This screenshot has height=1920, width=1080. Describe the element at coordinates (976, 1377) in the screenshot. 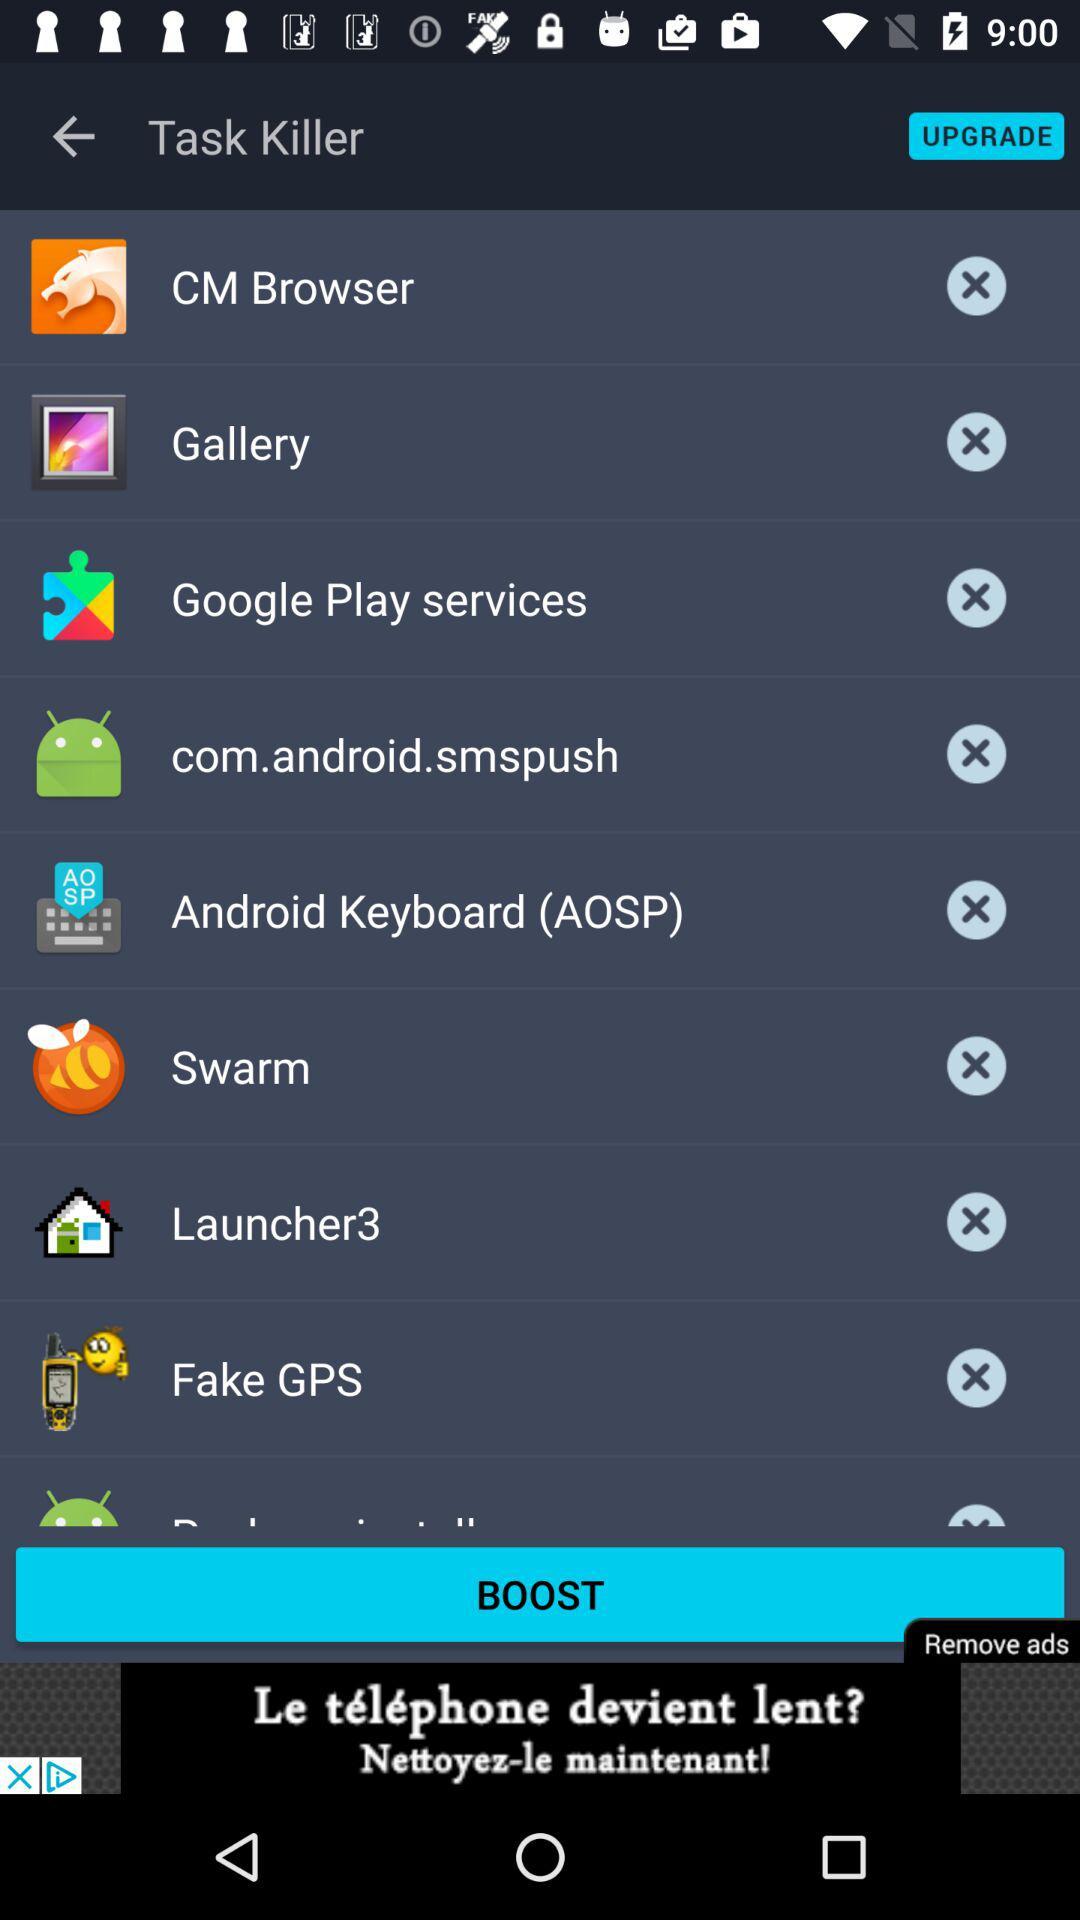

I see `page` at that location.